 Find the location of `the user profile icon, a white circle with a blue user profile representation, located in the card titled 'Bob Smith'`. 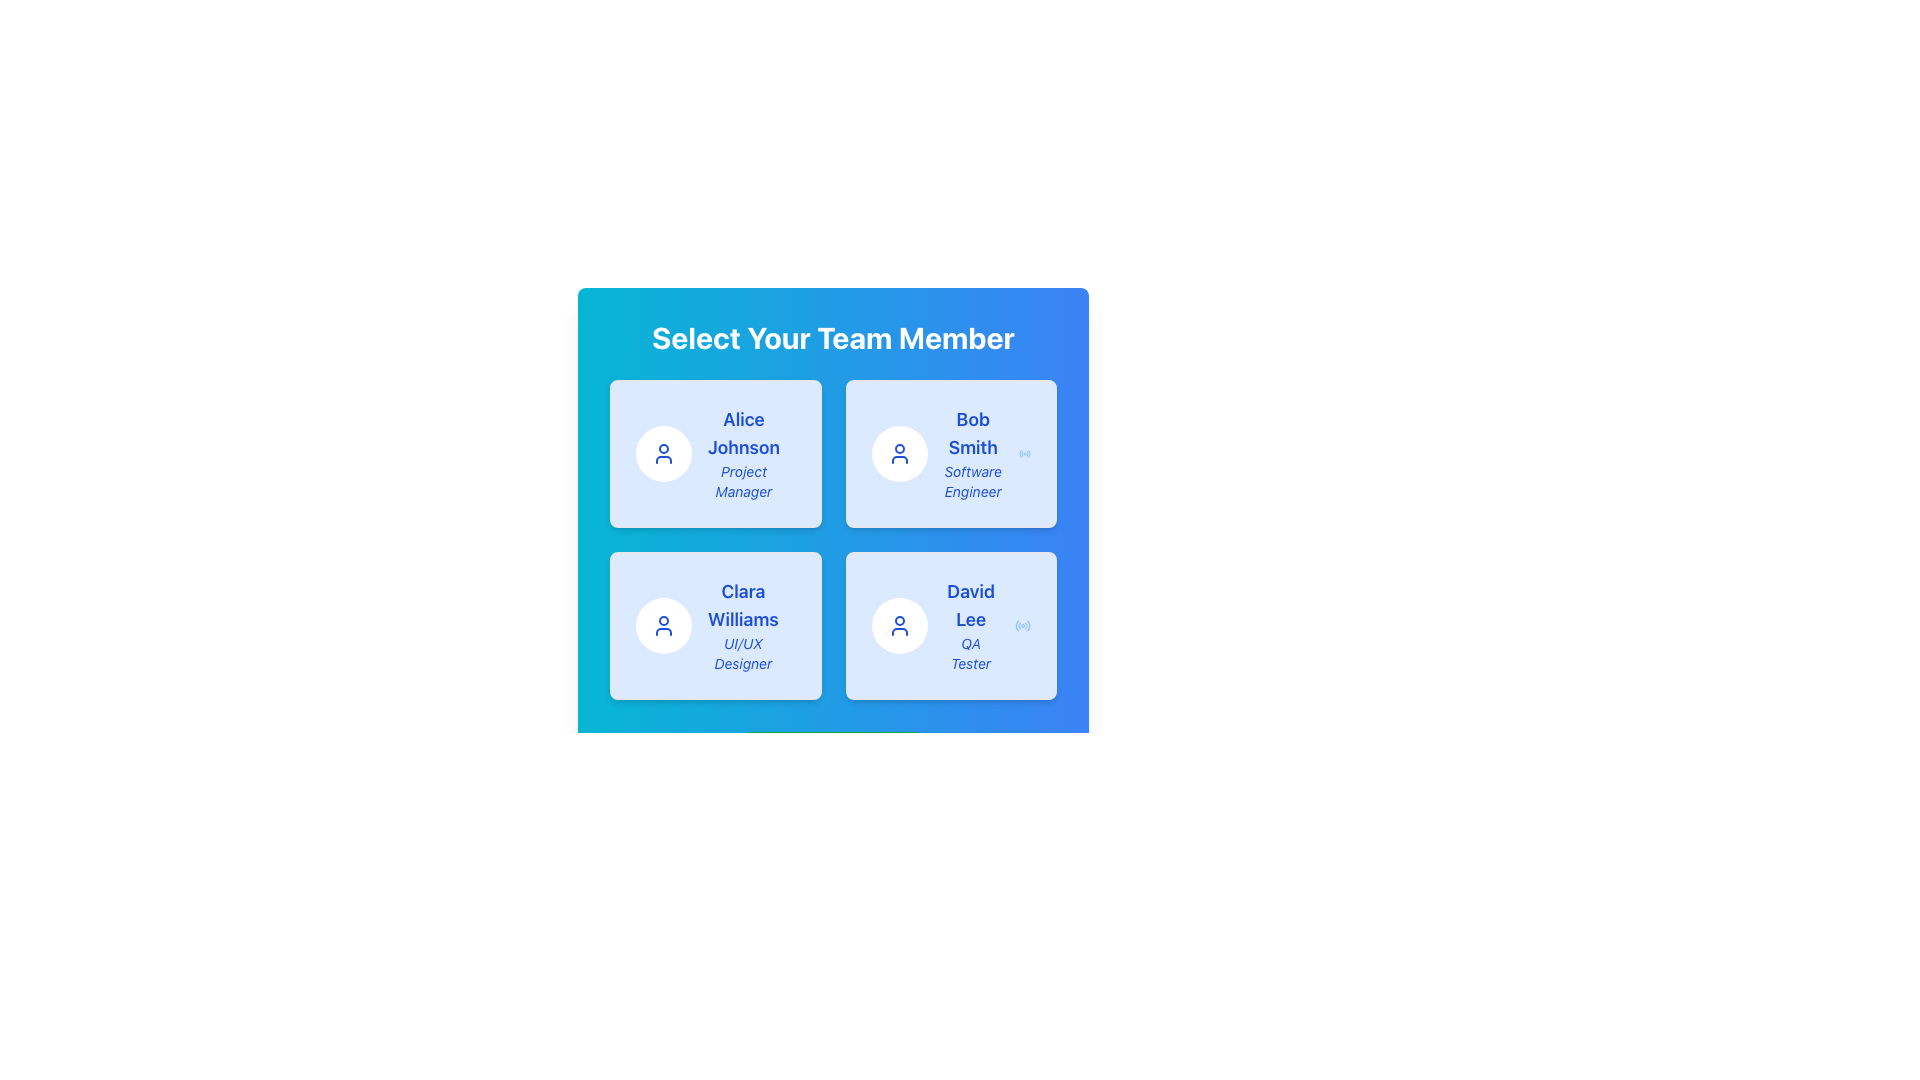

the user profile icon, a white circle with a blue user profile representation, located in the card titled 'Bob Smith' is located at coordinates (898, 454).